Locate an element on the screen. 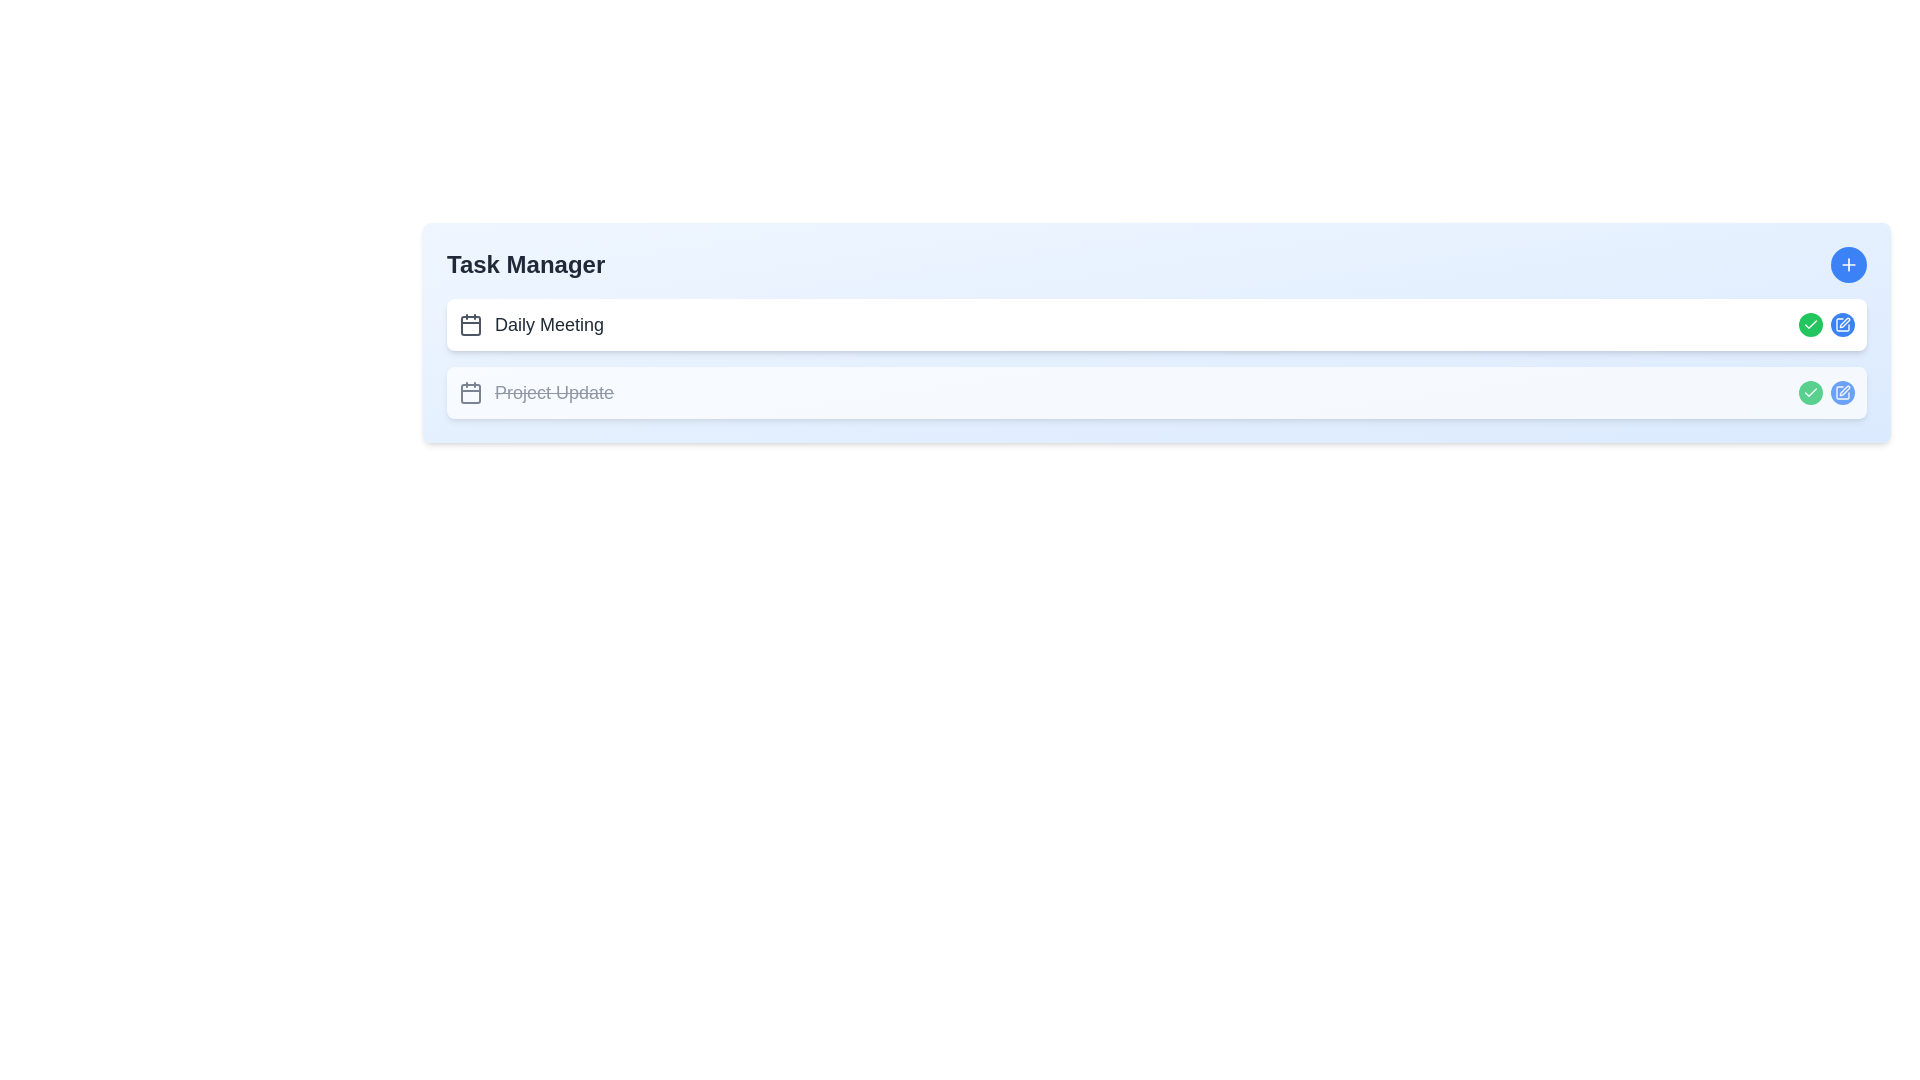 This screenshot has height=1080, width=1920. the action button located on the right side of the second row, adjacent to a blue button with a pen icon is located at coordinates (1810, 393).